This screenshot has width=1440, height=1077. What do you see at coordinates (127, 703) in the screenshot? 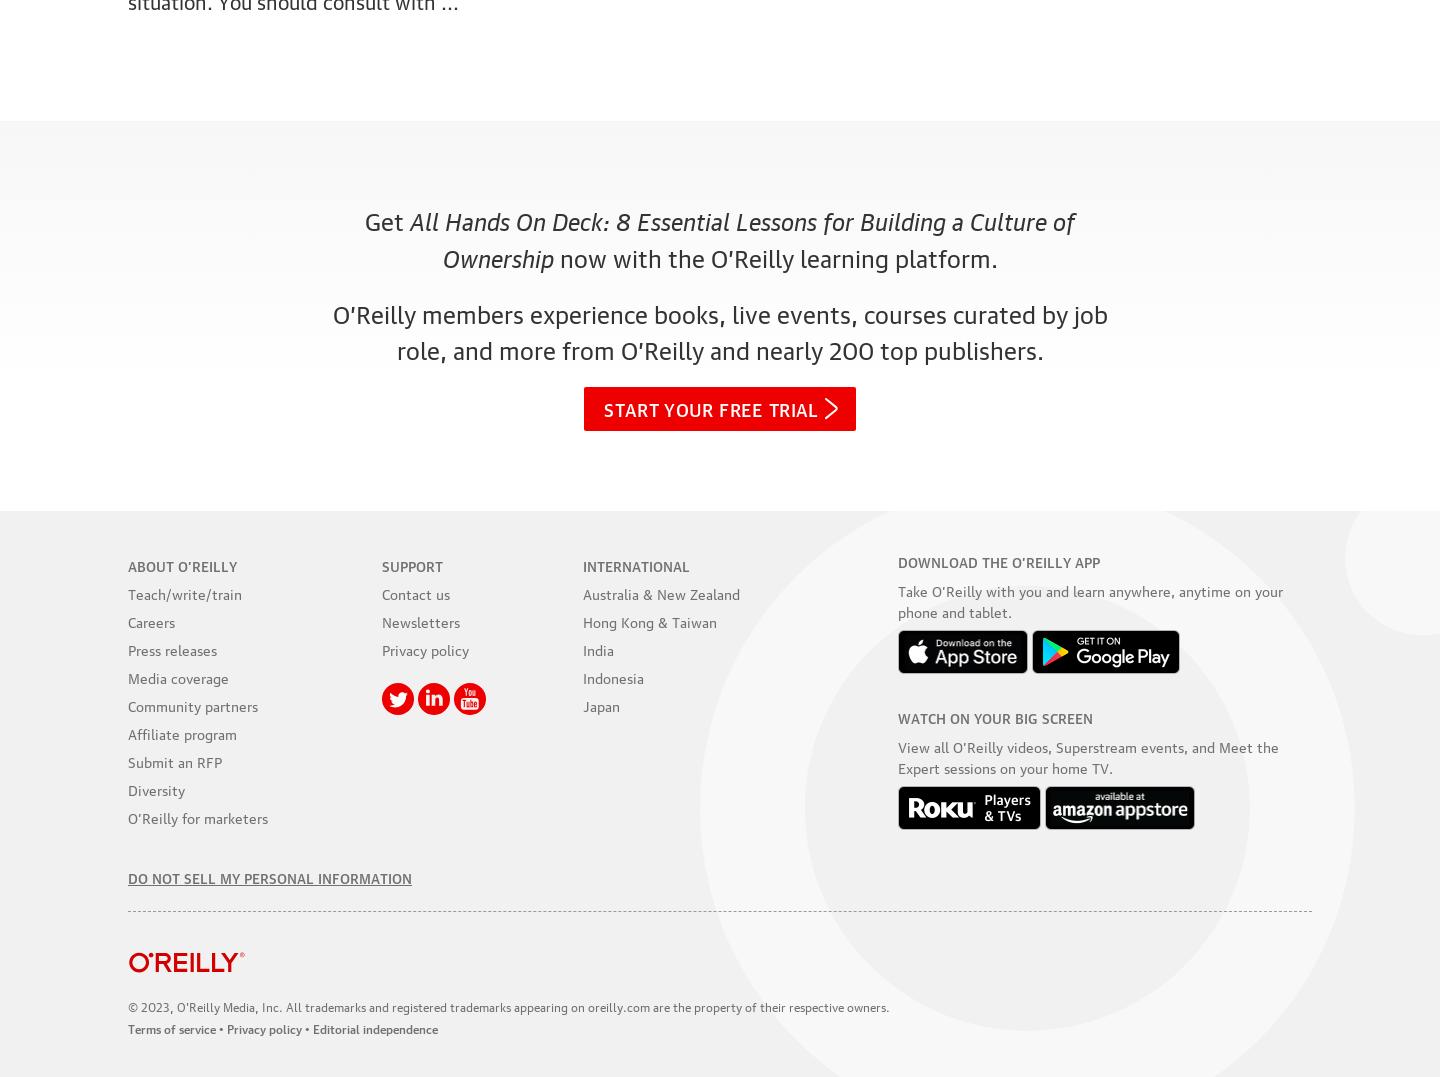
I see `'Community partners'` at bounding box center [127, 703].